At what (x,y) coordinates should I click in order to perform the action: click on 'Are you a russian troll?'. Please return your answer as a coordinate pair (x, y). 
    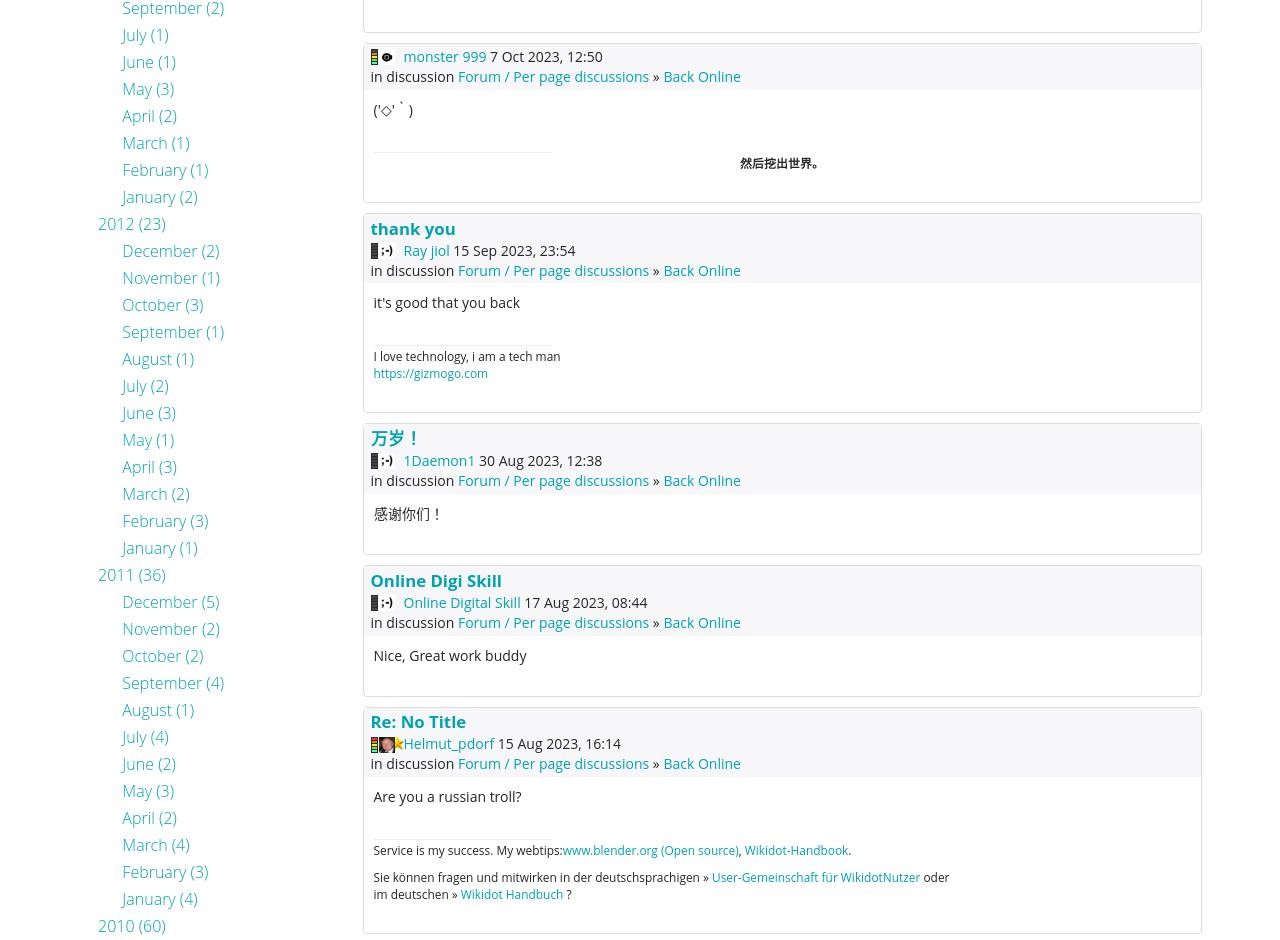
    Looking at the image, I should click on (372, 796).